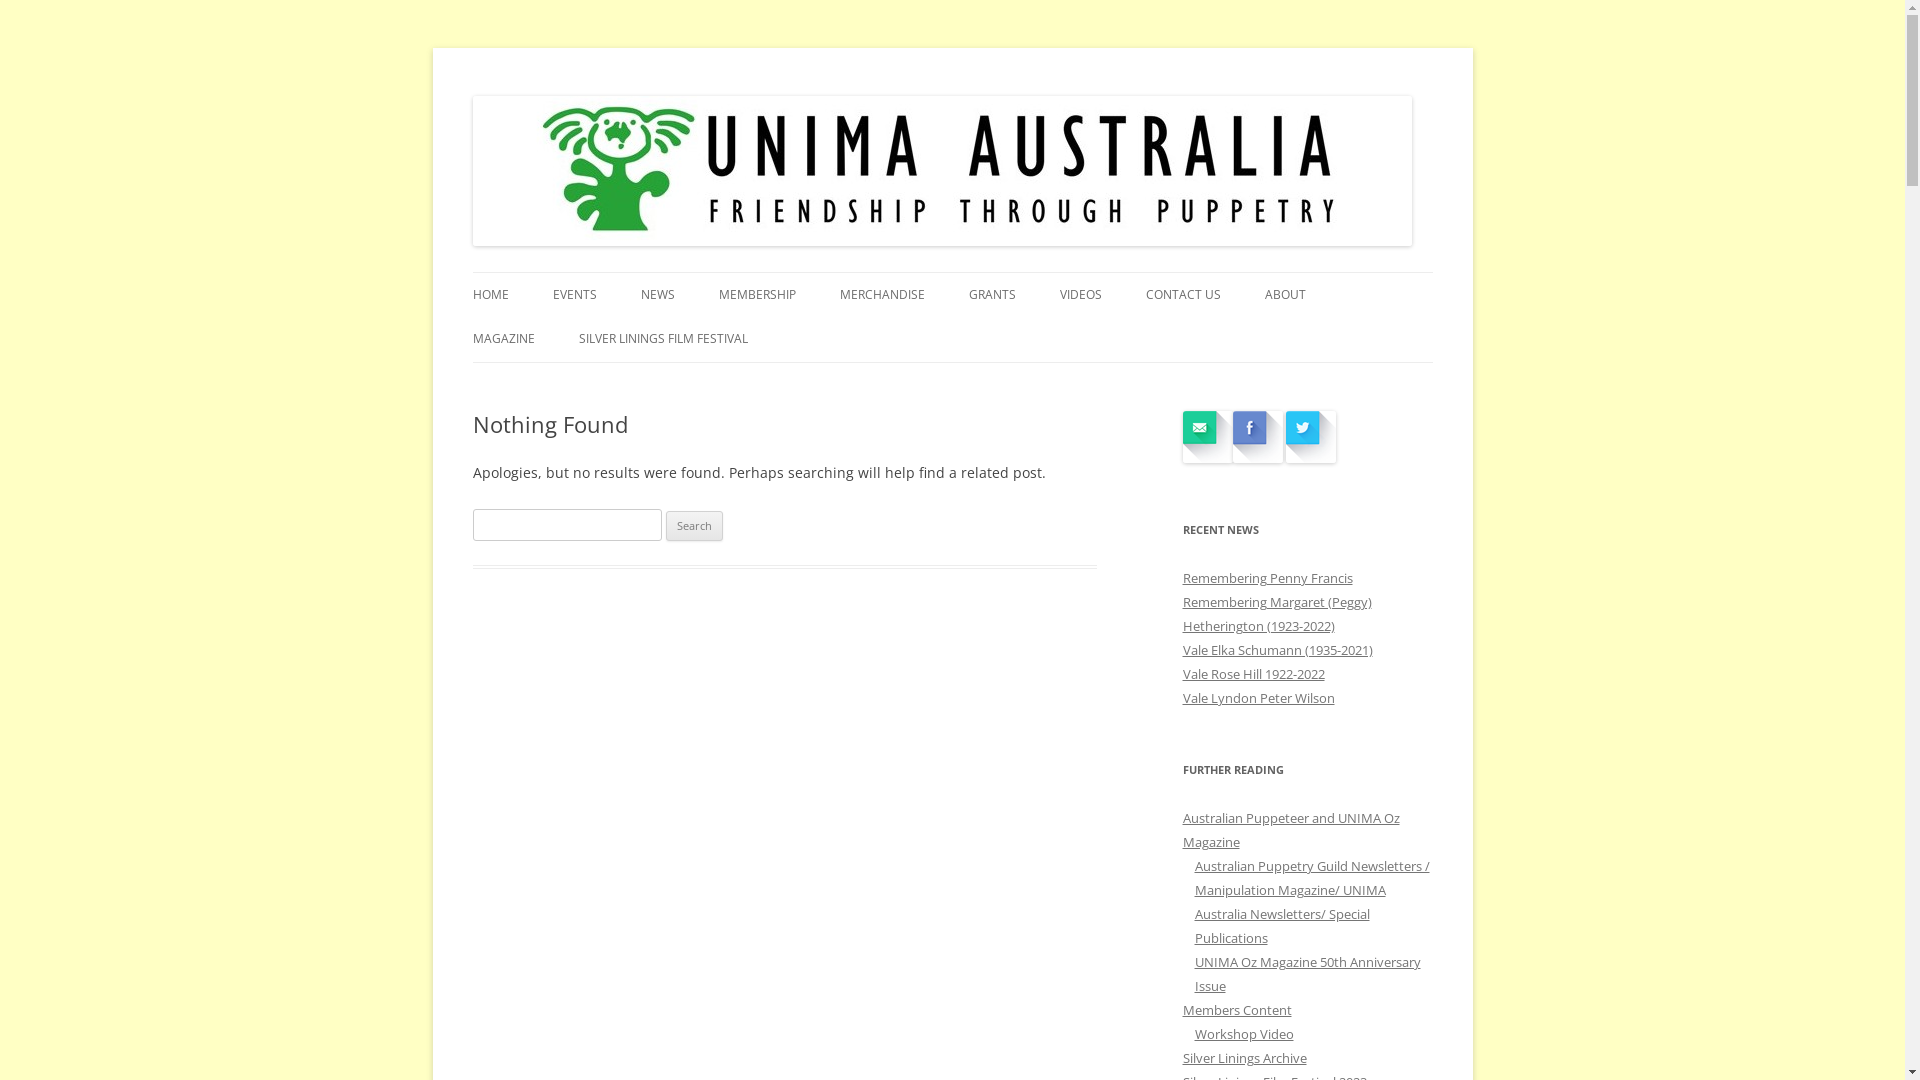 The width and height of the screenshot is (1920, 1080). What do you see at coordinates (1256, 697) in the screenshot?
I see `'Vale Lyndon Peter Wilson'` at bounding box center [1256, 697].